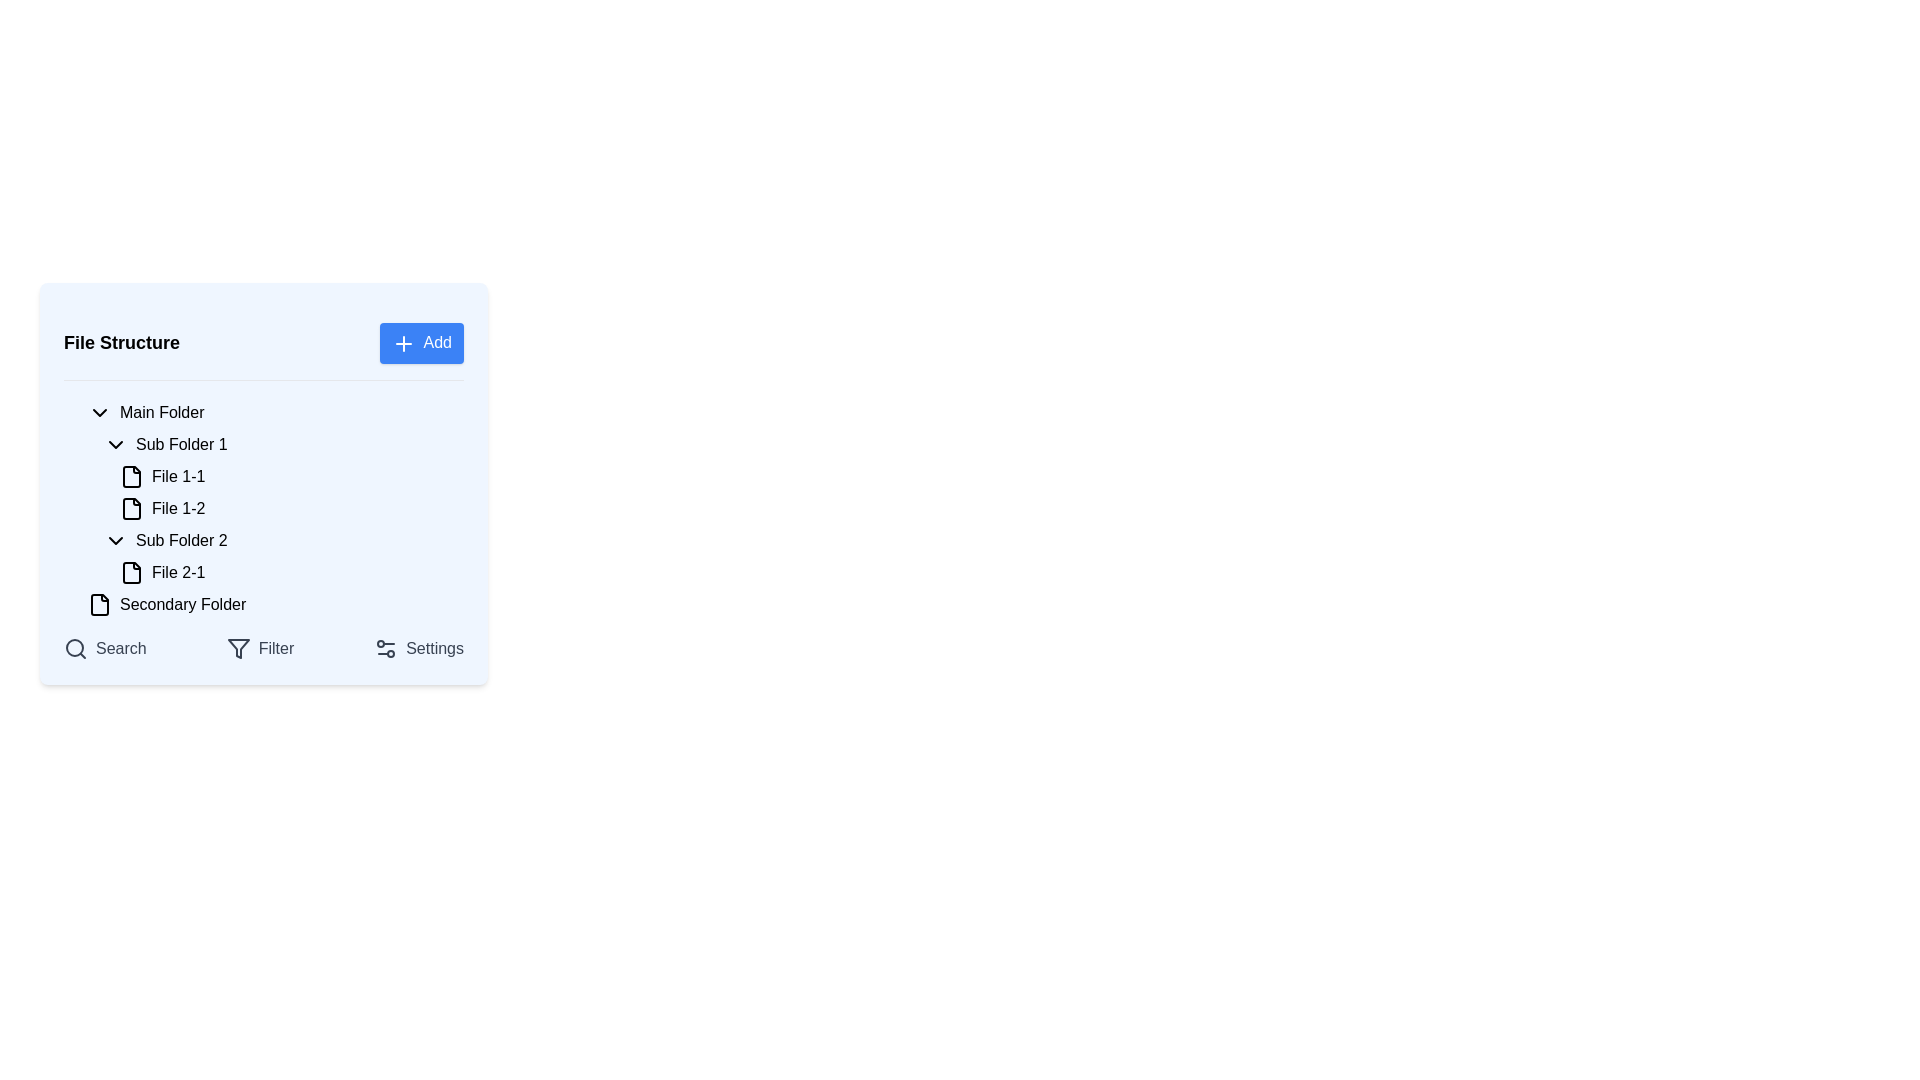 The width and height of the screenshot is (1920, 1080). What do you see at coordinates (131, 571) in the screenshot?
I see `the file icon associated with 'File 2-1' located in the 'Sub Folder 2' section of the 'File Structure' hierarchy widget` at bounding box center [131, 571].